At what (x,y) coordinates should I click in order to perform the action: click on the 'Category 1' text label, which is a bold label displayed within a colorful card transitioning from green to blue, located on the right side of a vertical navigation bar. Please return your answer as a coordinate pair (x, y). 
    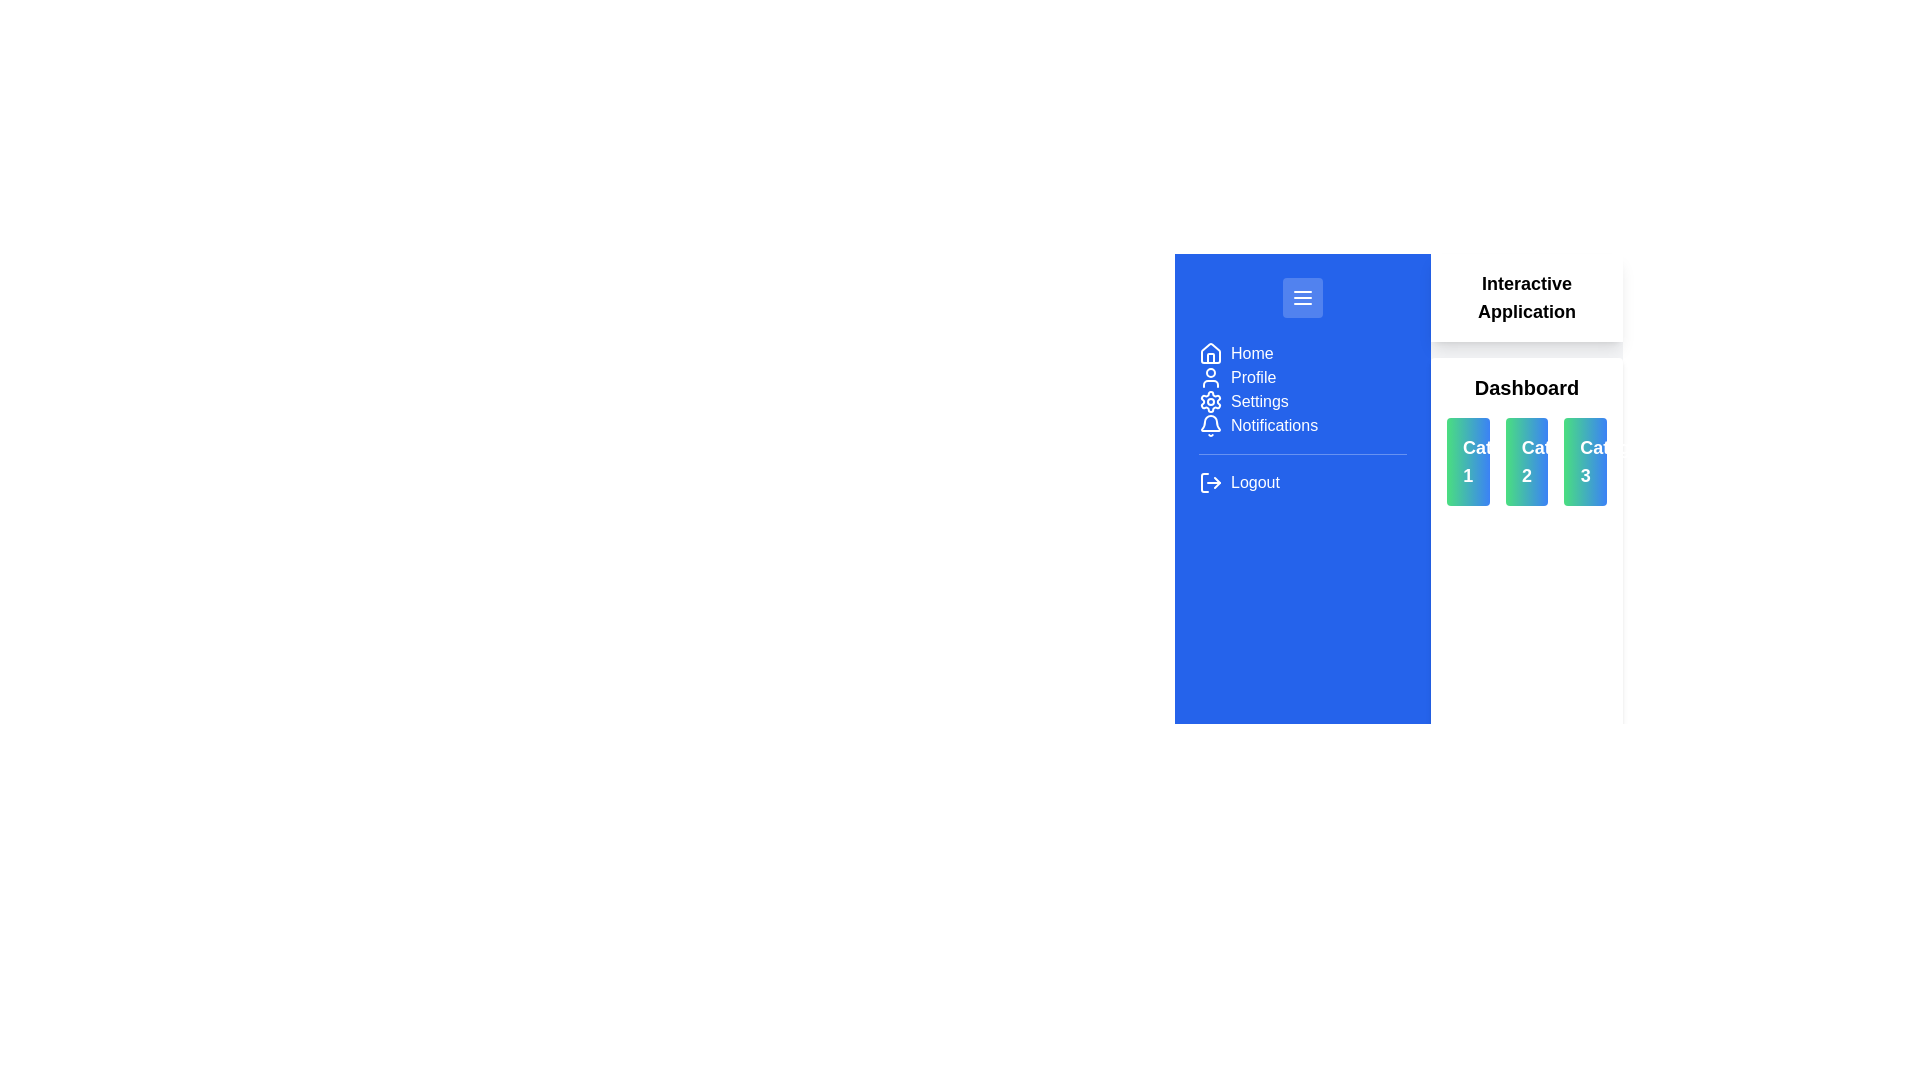
    Looking at the image, I should click on (1468, 462).